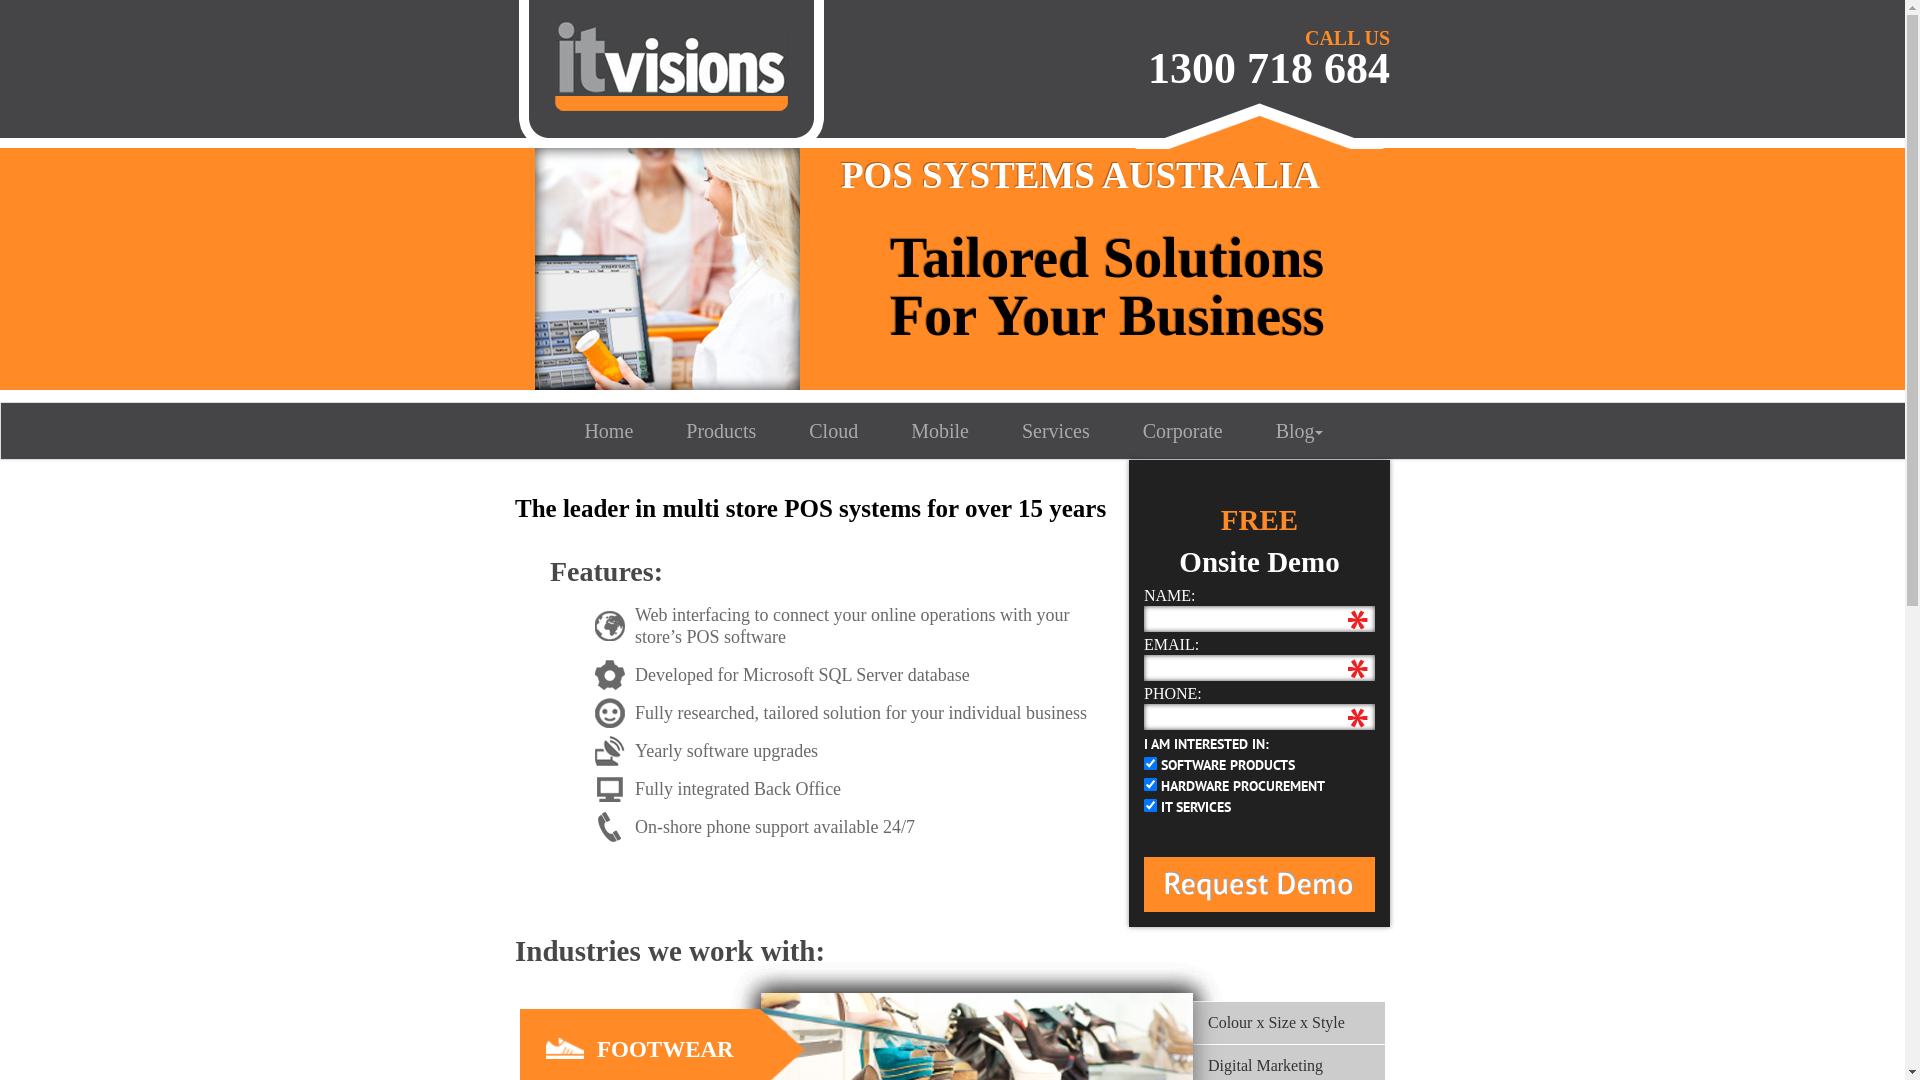 The image size is (1920, 1080). I want to click on 'Corporate', so click(1182, 430).